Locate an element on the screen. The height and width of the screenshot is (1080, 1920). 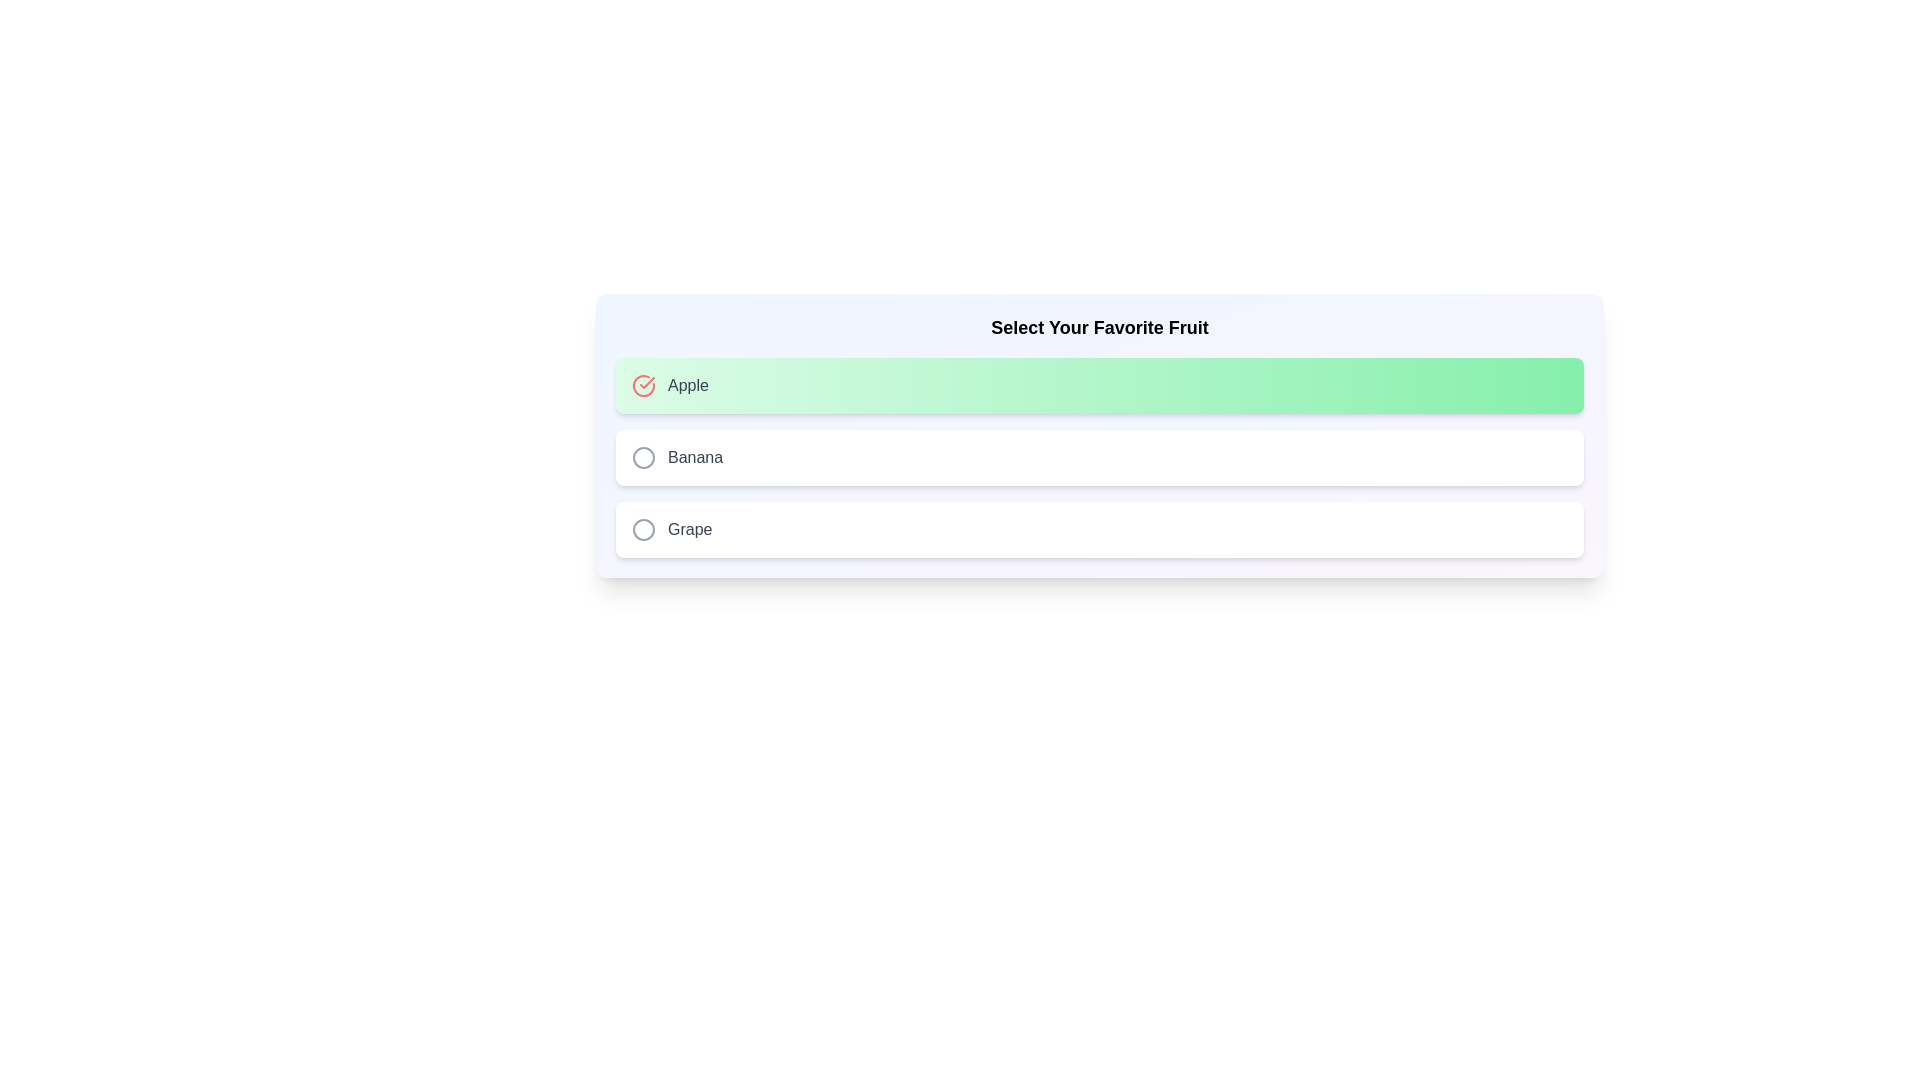
the circular icon with a partial arc and checkmark-like shape, which is red against a light green background and located to the left of the text 'Apple' in the selection list is located at coordinates (643, 385).